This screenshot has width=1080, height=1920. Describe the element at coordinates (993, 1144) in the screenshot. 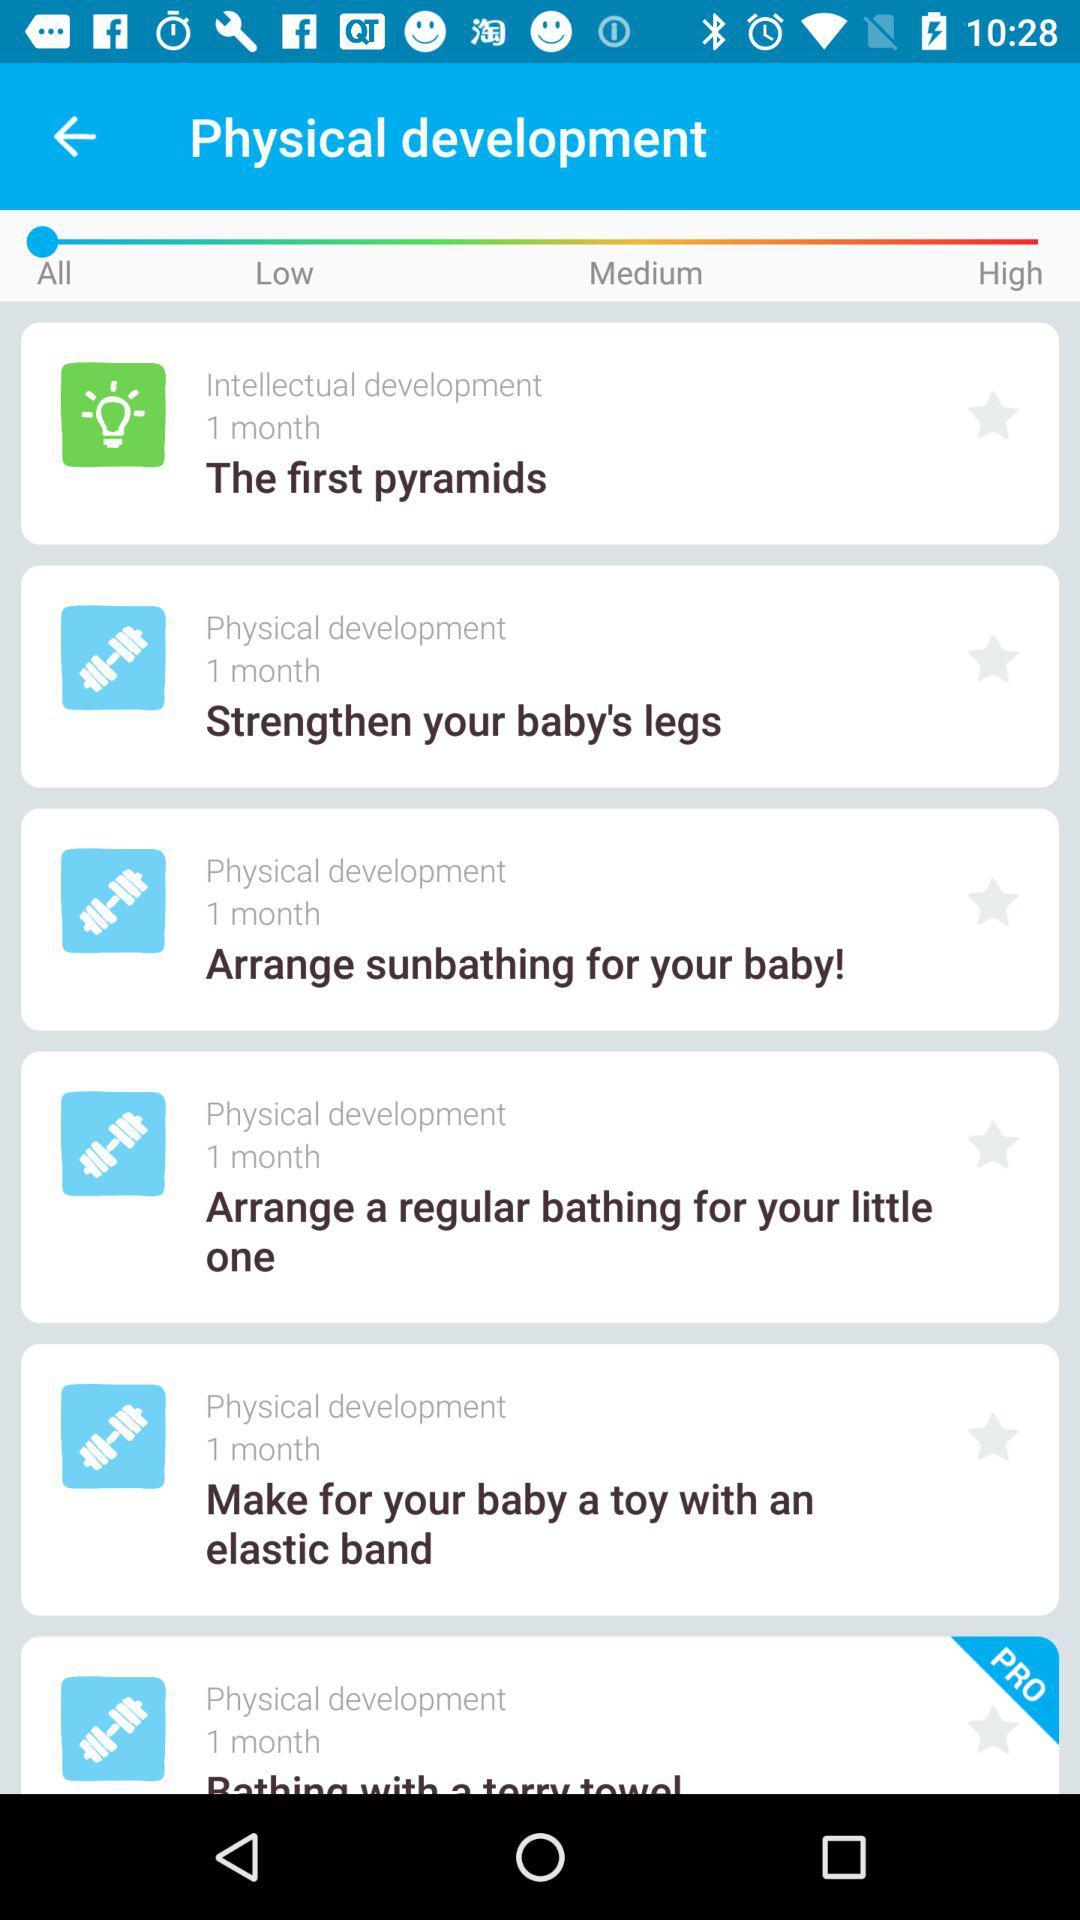

I see `star button` at that location.